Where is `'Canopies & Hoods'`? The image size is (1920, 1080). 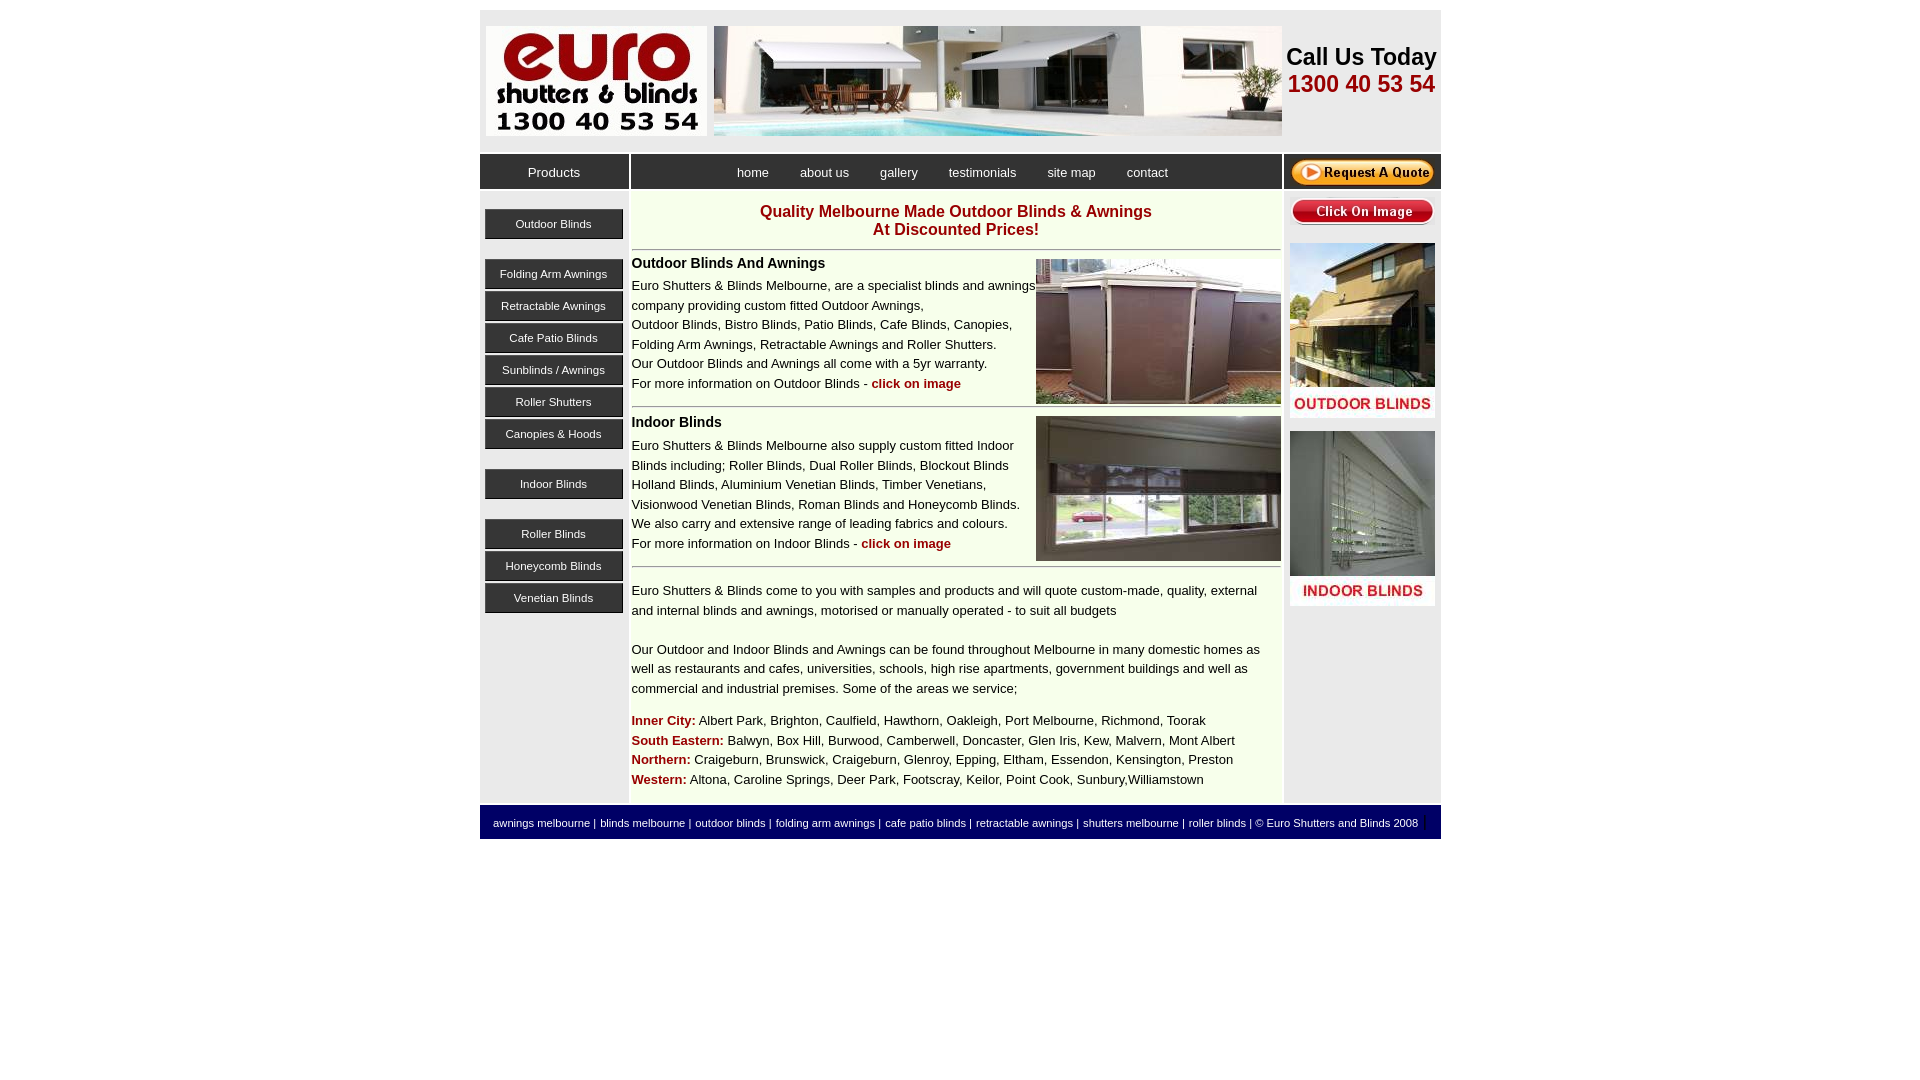
'Canopies & Hoods' is located at coordinates (552, 433).